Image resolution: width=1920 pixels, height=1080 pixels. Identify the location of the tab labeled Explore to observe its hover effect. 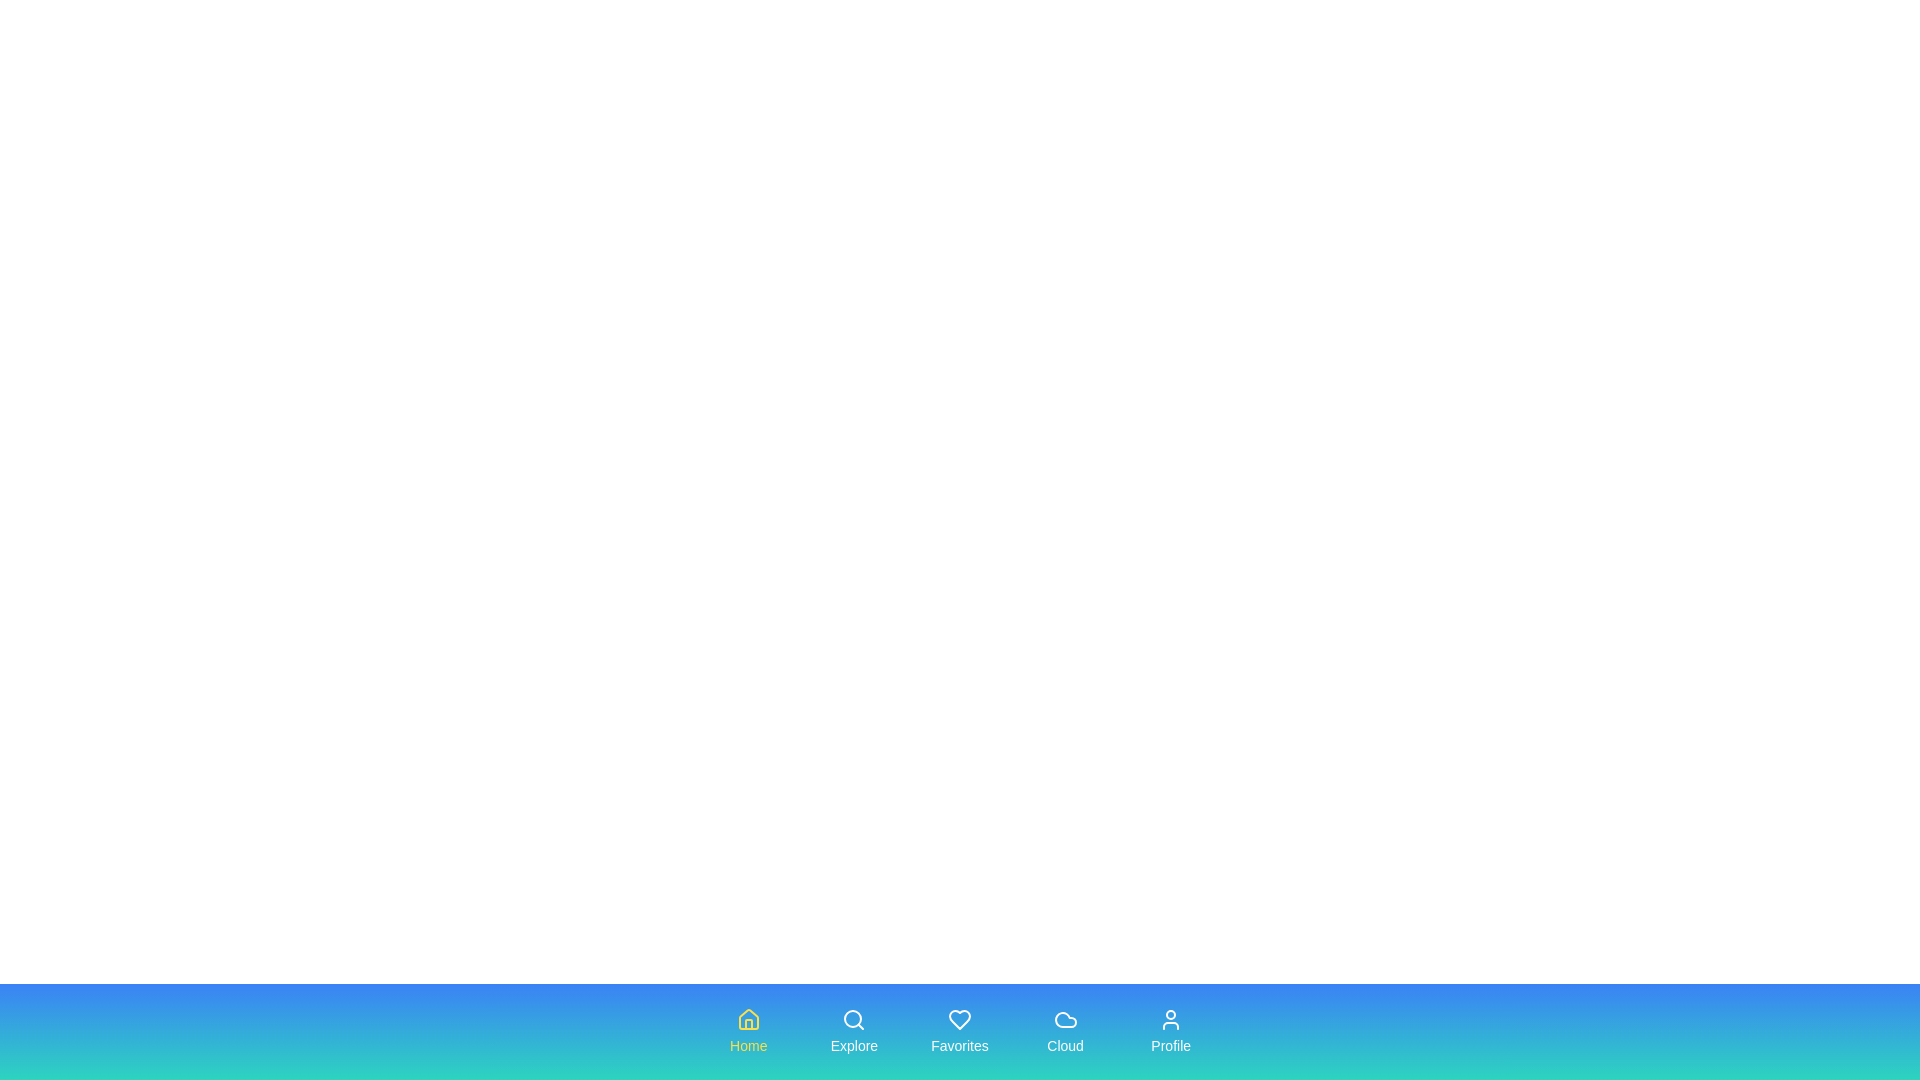
(854, 1032).